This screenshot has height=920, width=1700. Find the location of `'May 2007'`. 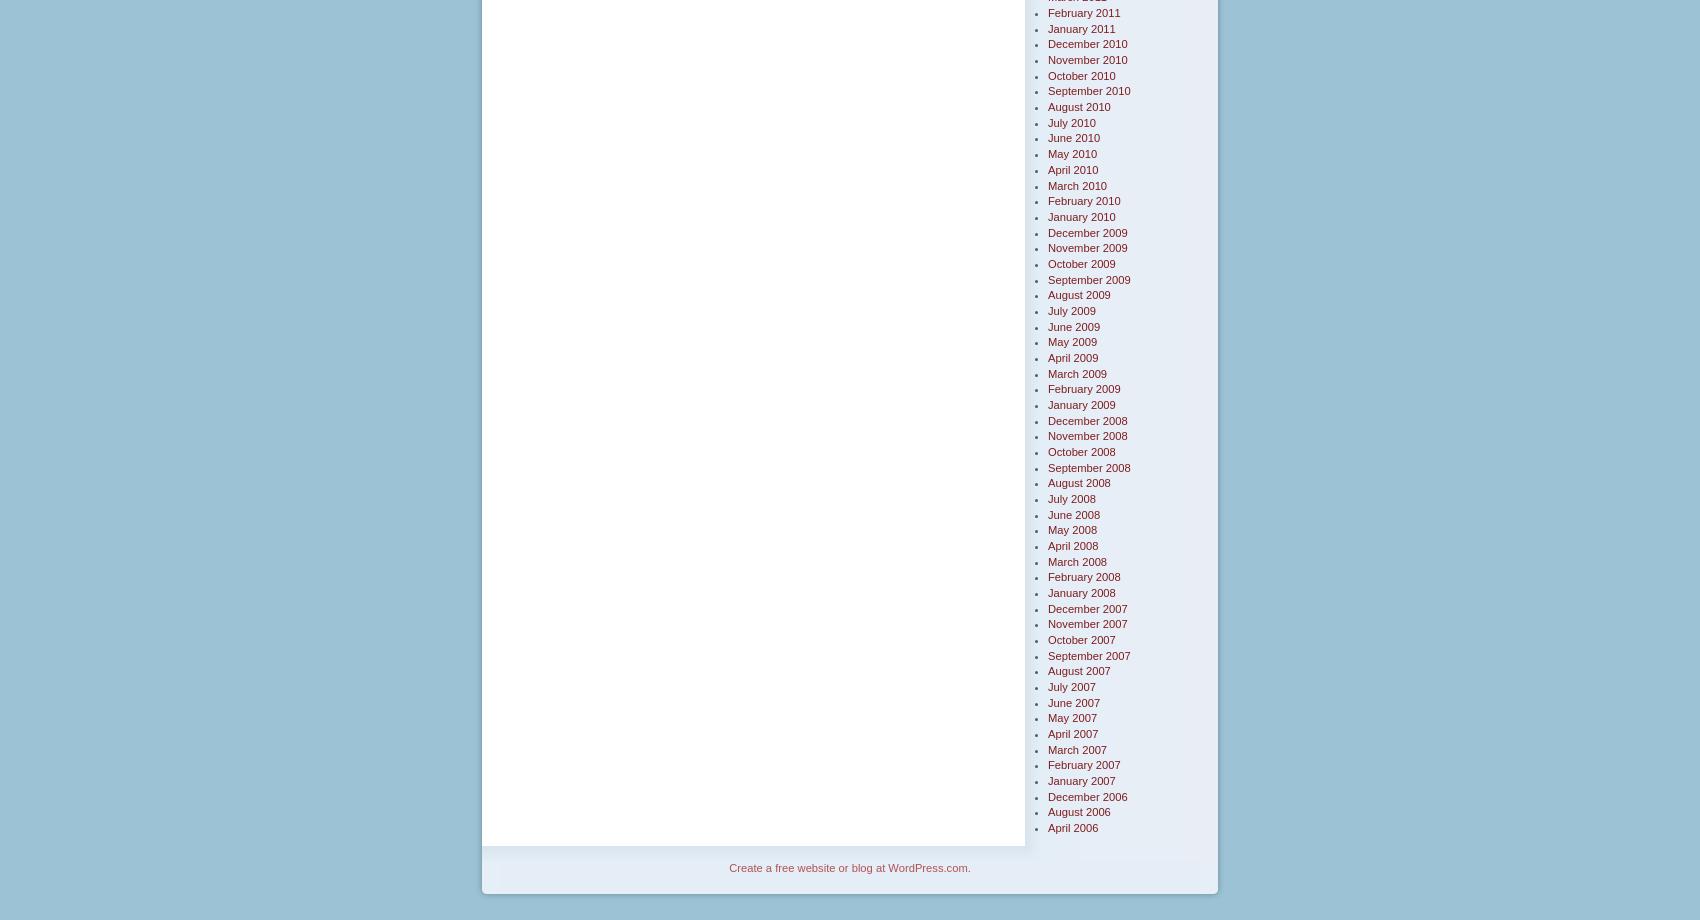

'May 2007' is located at coordinates (1047, 717).